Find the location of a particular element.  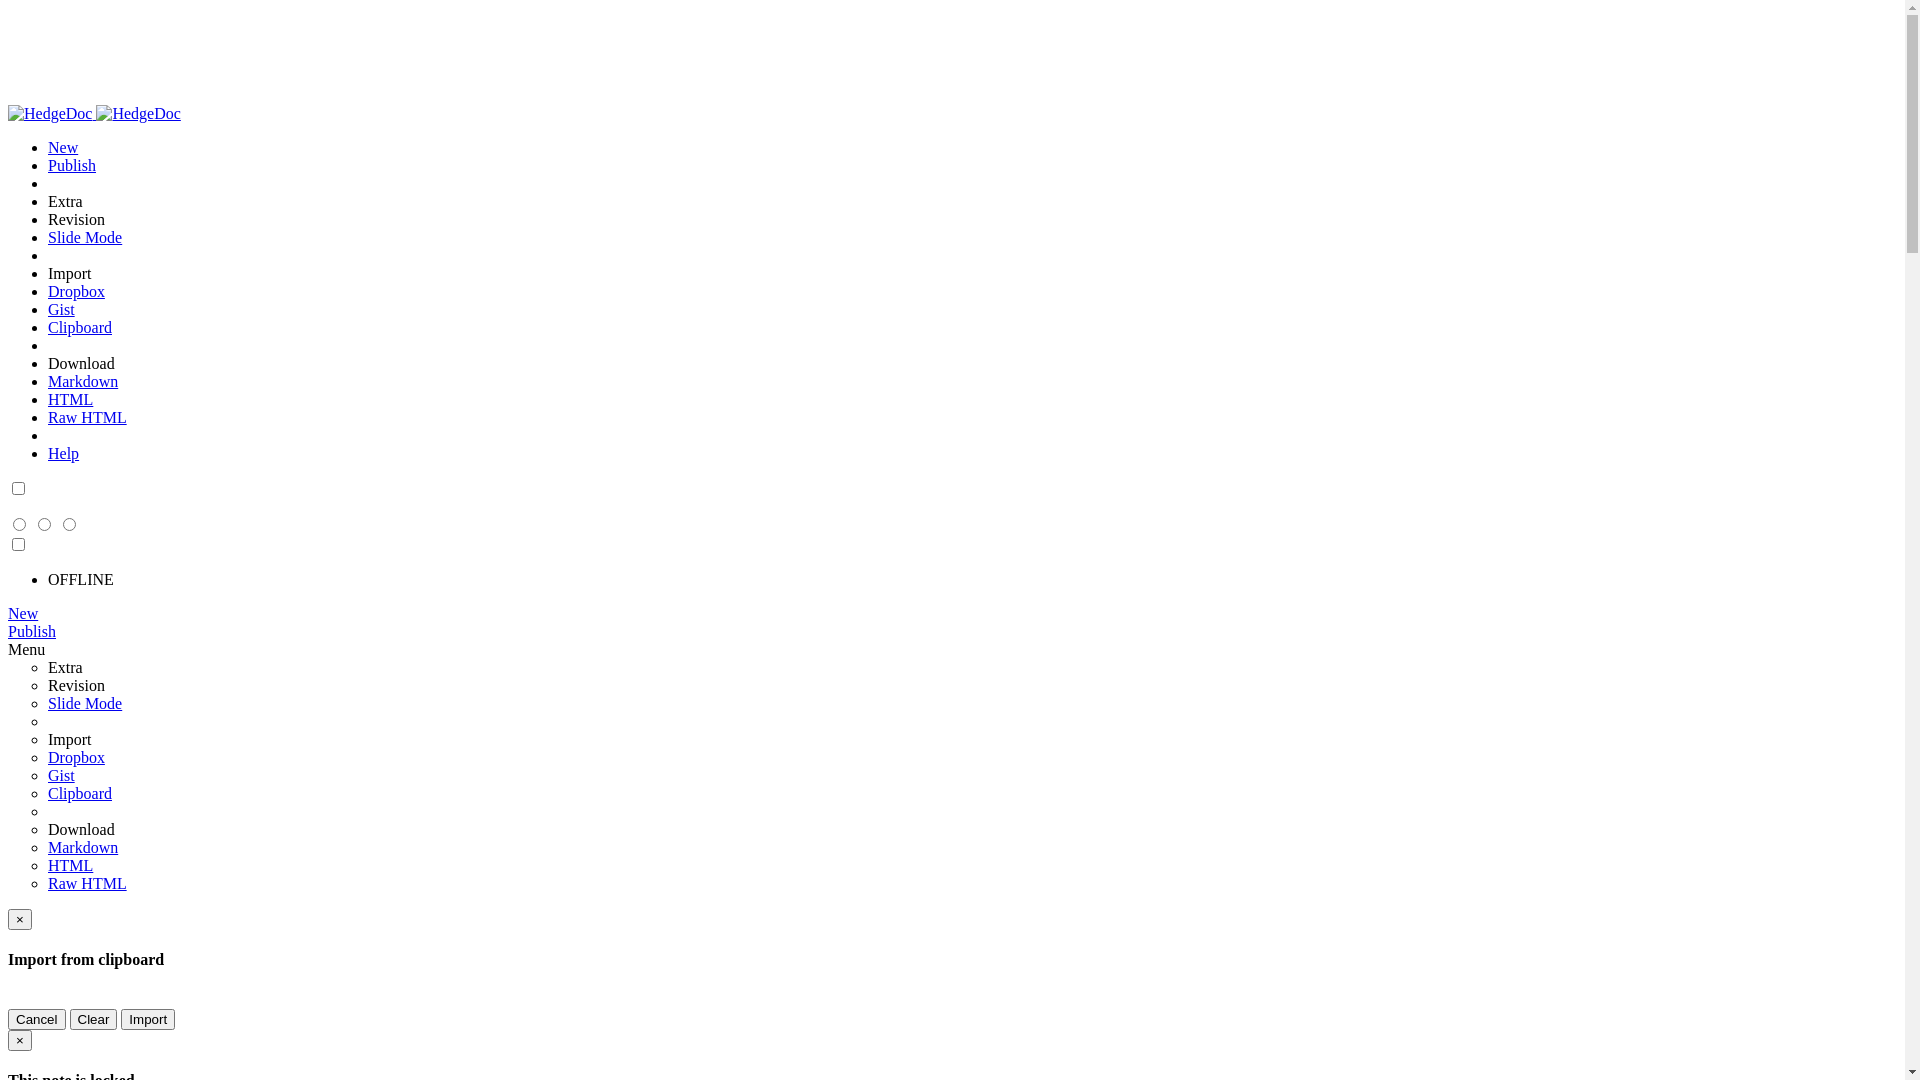

'Publish' is located at coordinates (8, 631).